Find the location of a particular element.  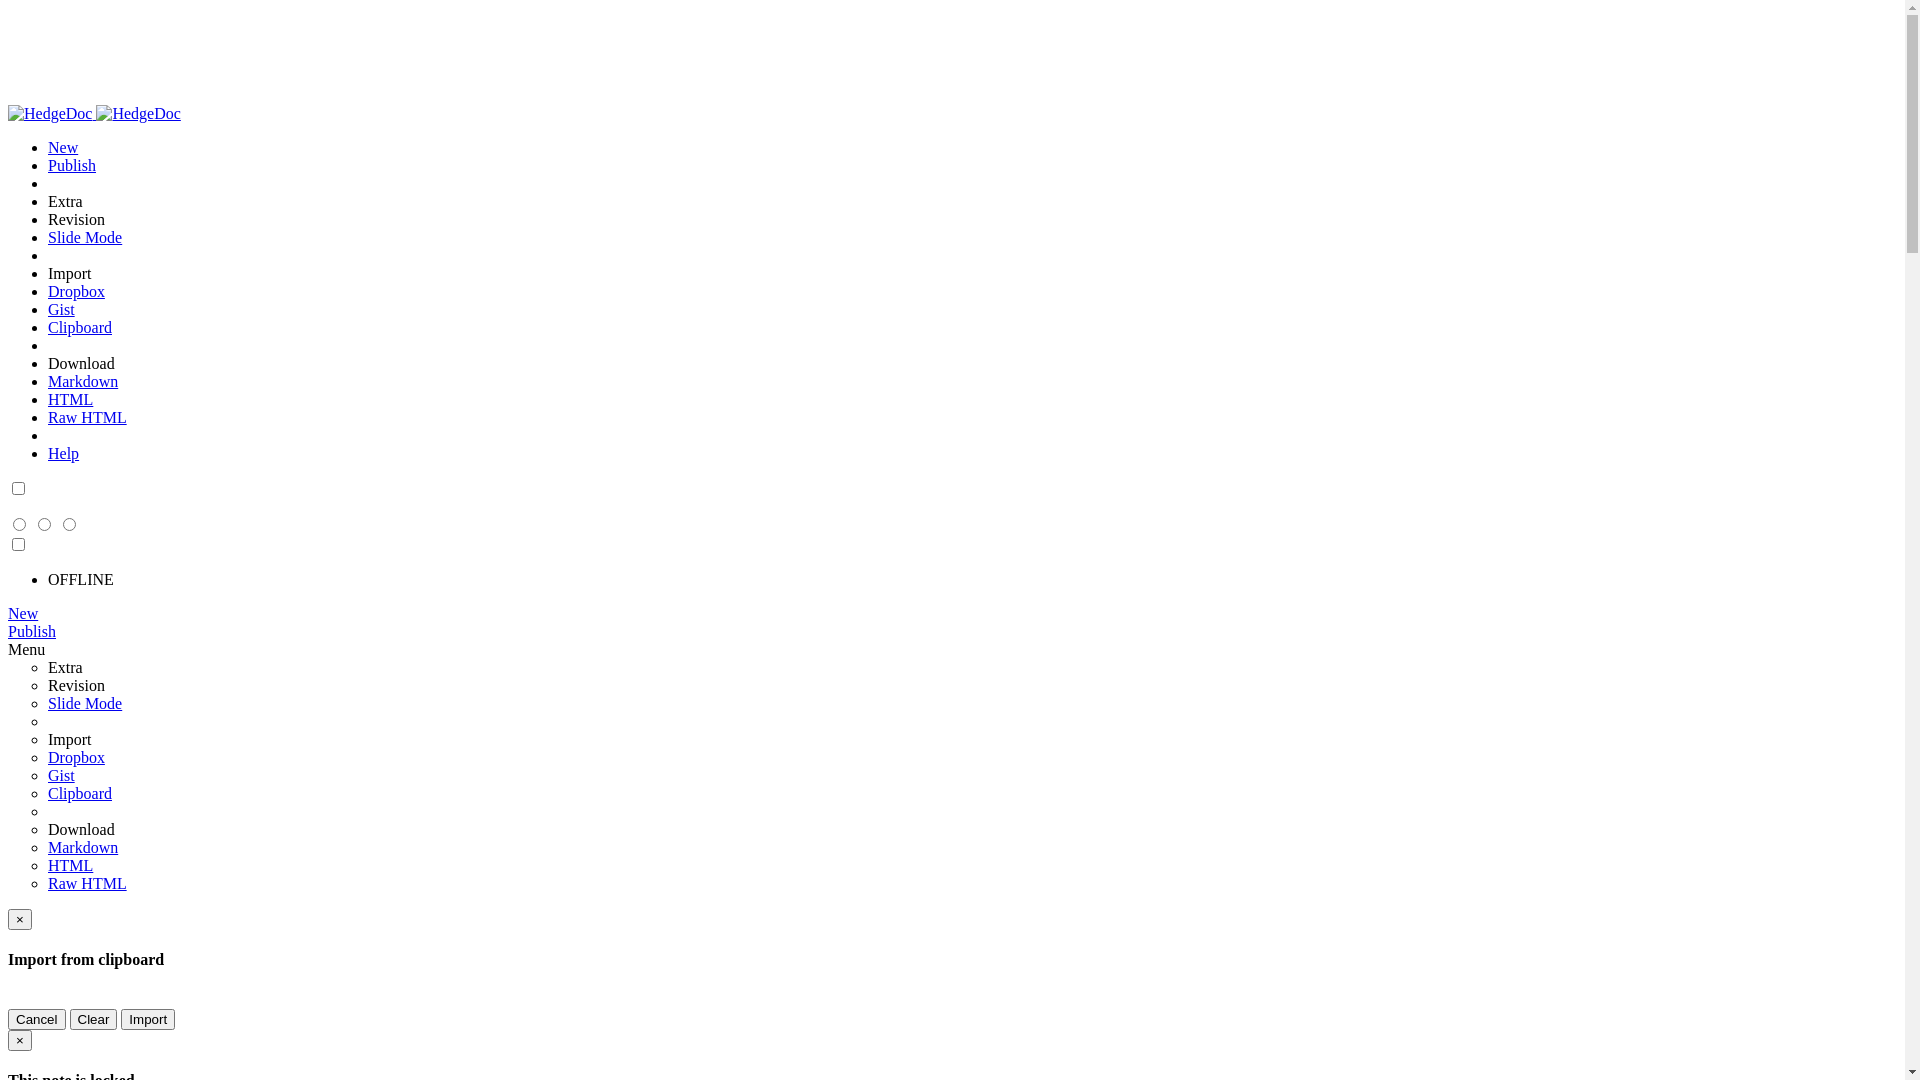

'Publish' is located at coordinates (8, 631).